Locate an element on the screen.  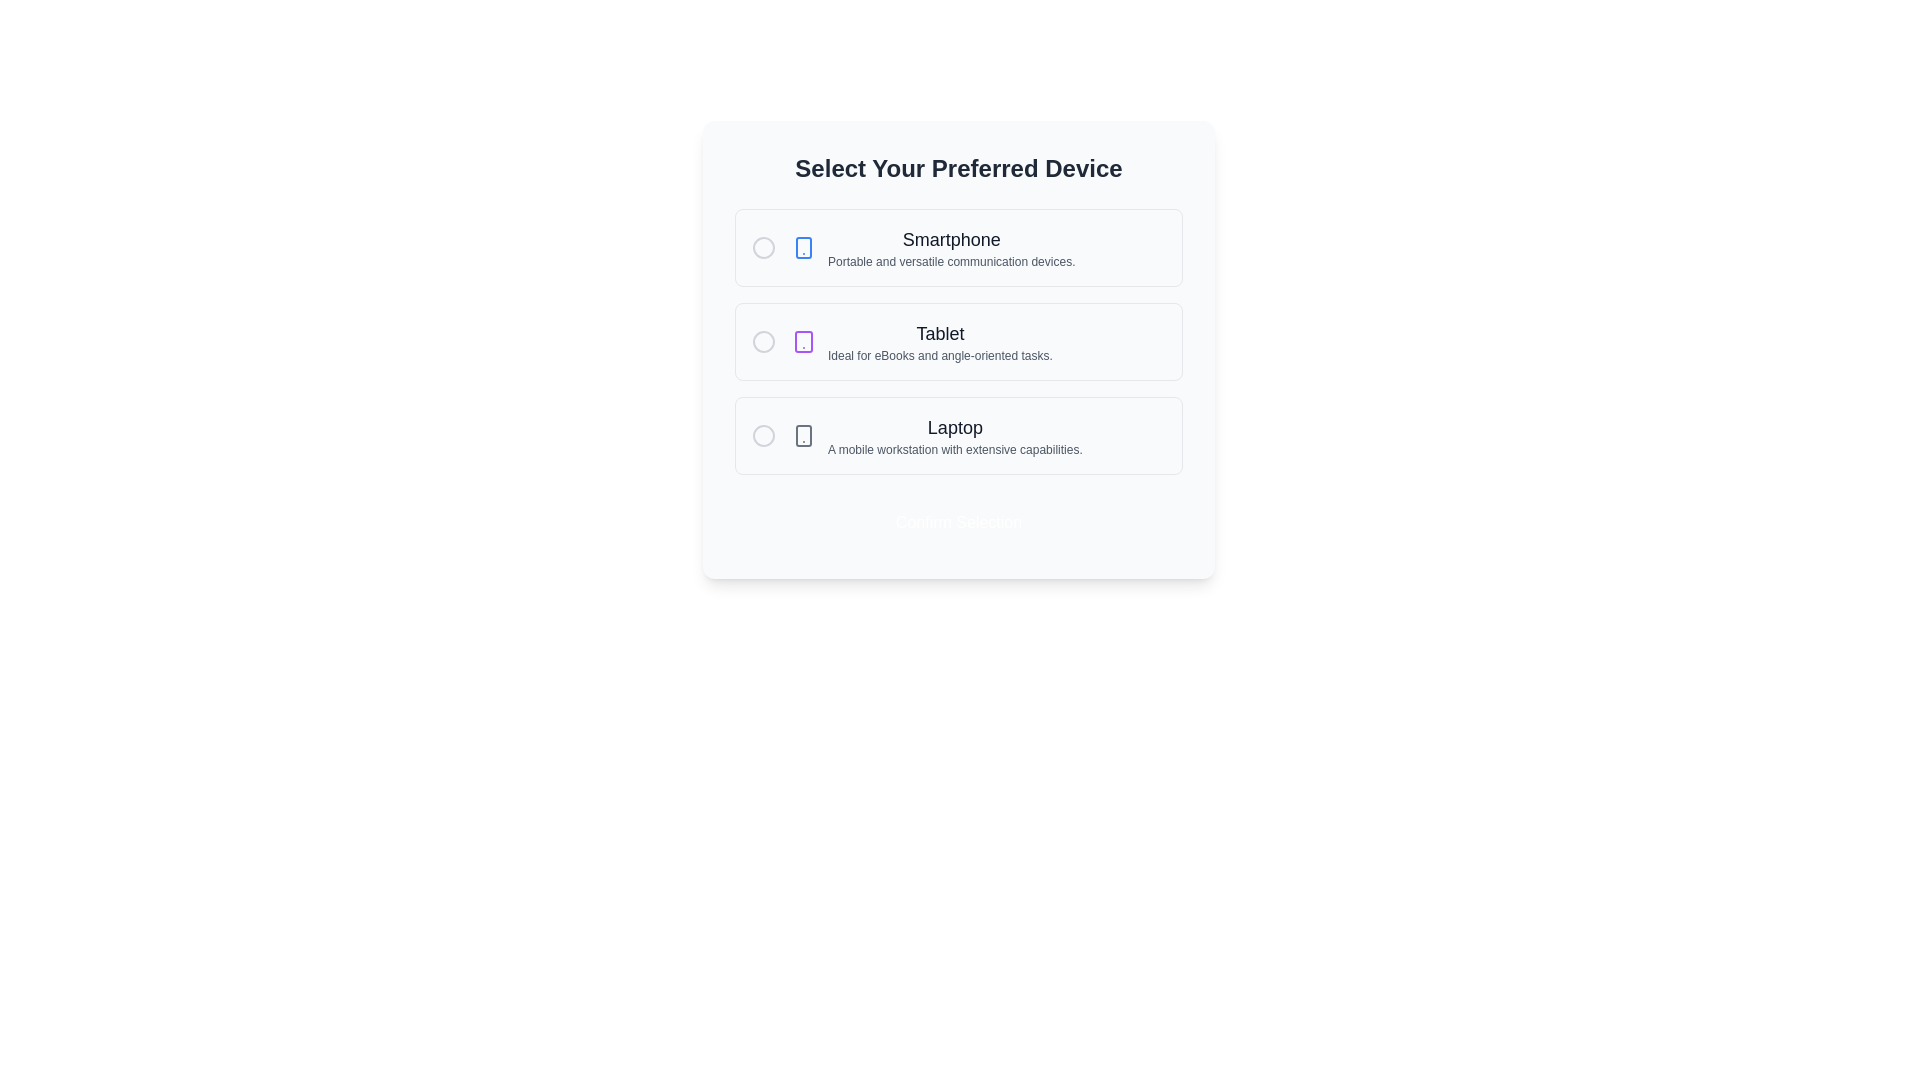
the circular radio button with a gray outline located beside the label 'Tablet' in the second option of the vertical list of selectable devices is located at coordinates (762, 341).